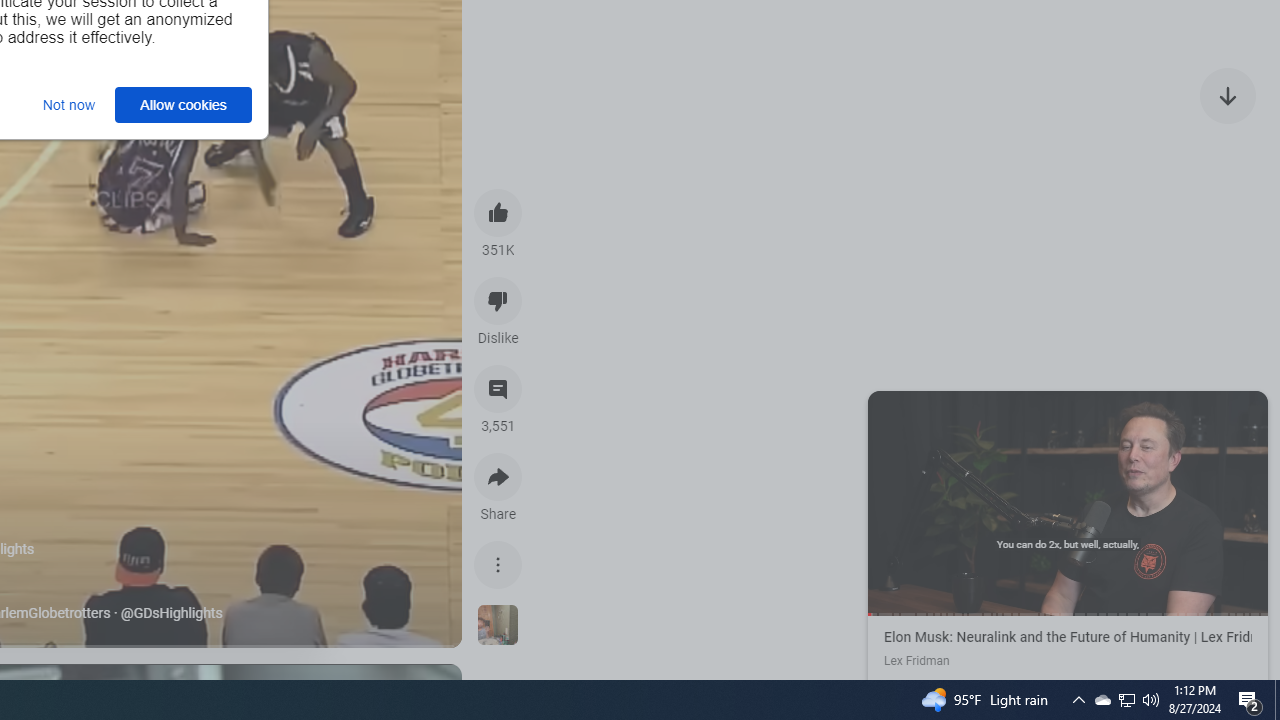 The image size is (1280, 720). What do you see at coordinates (69, 104) in the screenshot?
I see `'Not now'` at bounding box center [69, 104].